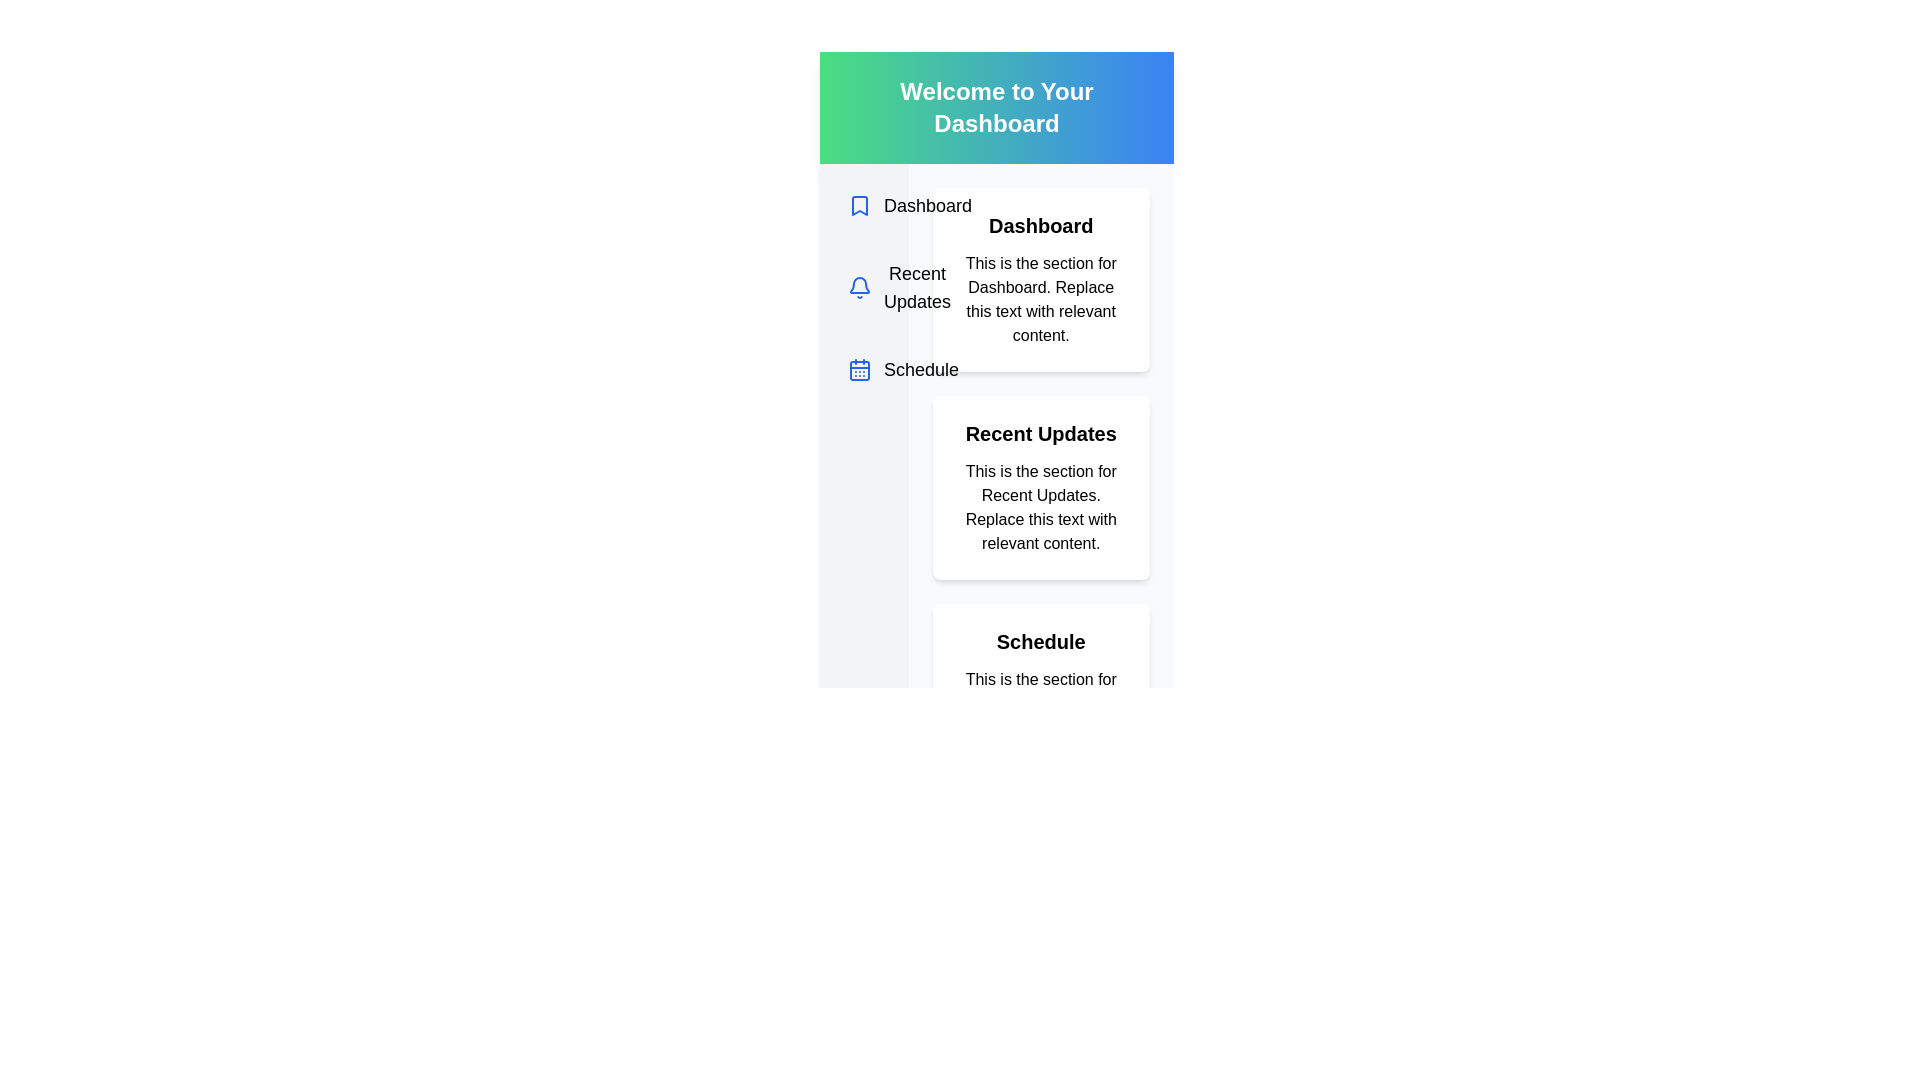  What do you see at coordinates (997, 108) in the screenshot?
I see `the greeting header banner located at the top of the dashboard interface, which welcomes the user to the platform` at bounding box center [997, 108].